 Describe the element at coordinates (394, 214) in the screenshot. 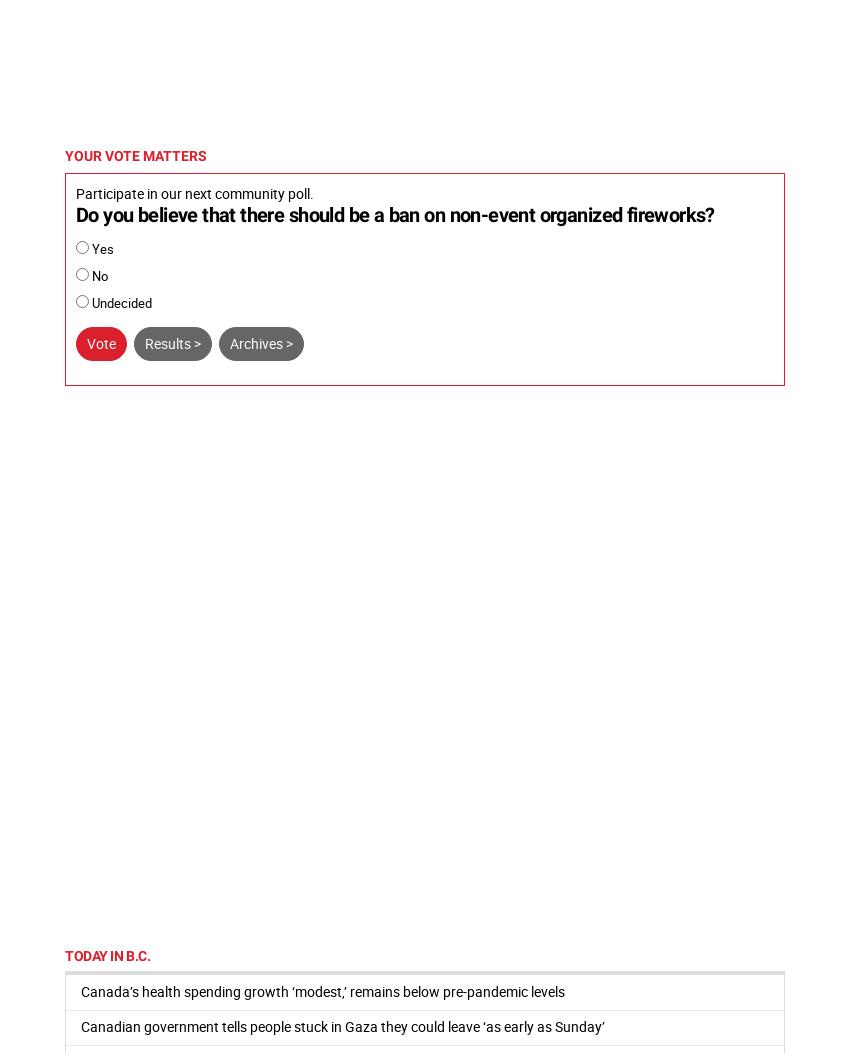

I see `'Do you believe that there should be a ban on non-event organized fireworks?'` at that location.